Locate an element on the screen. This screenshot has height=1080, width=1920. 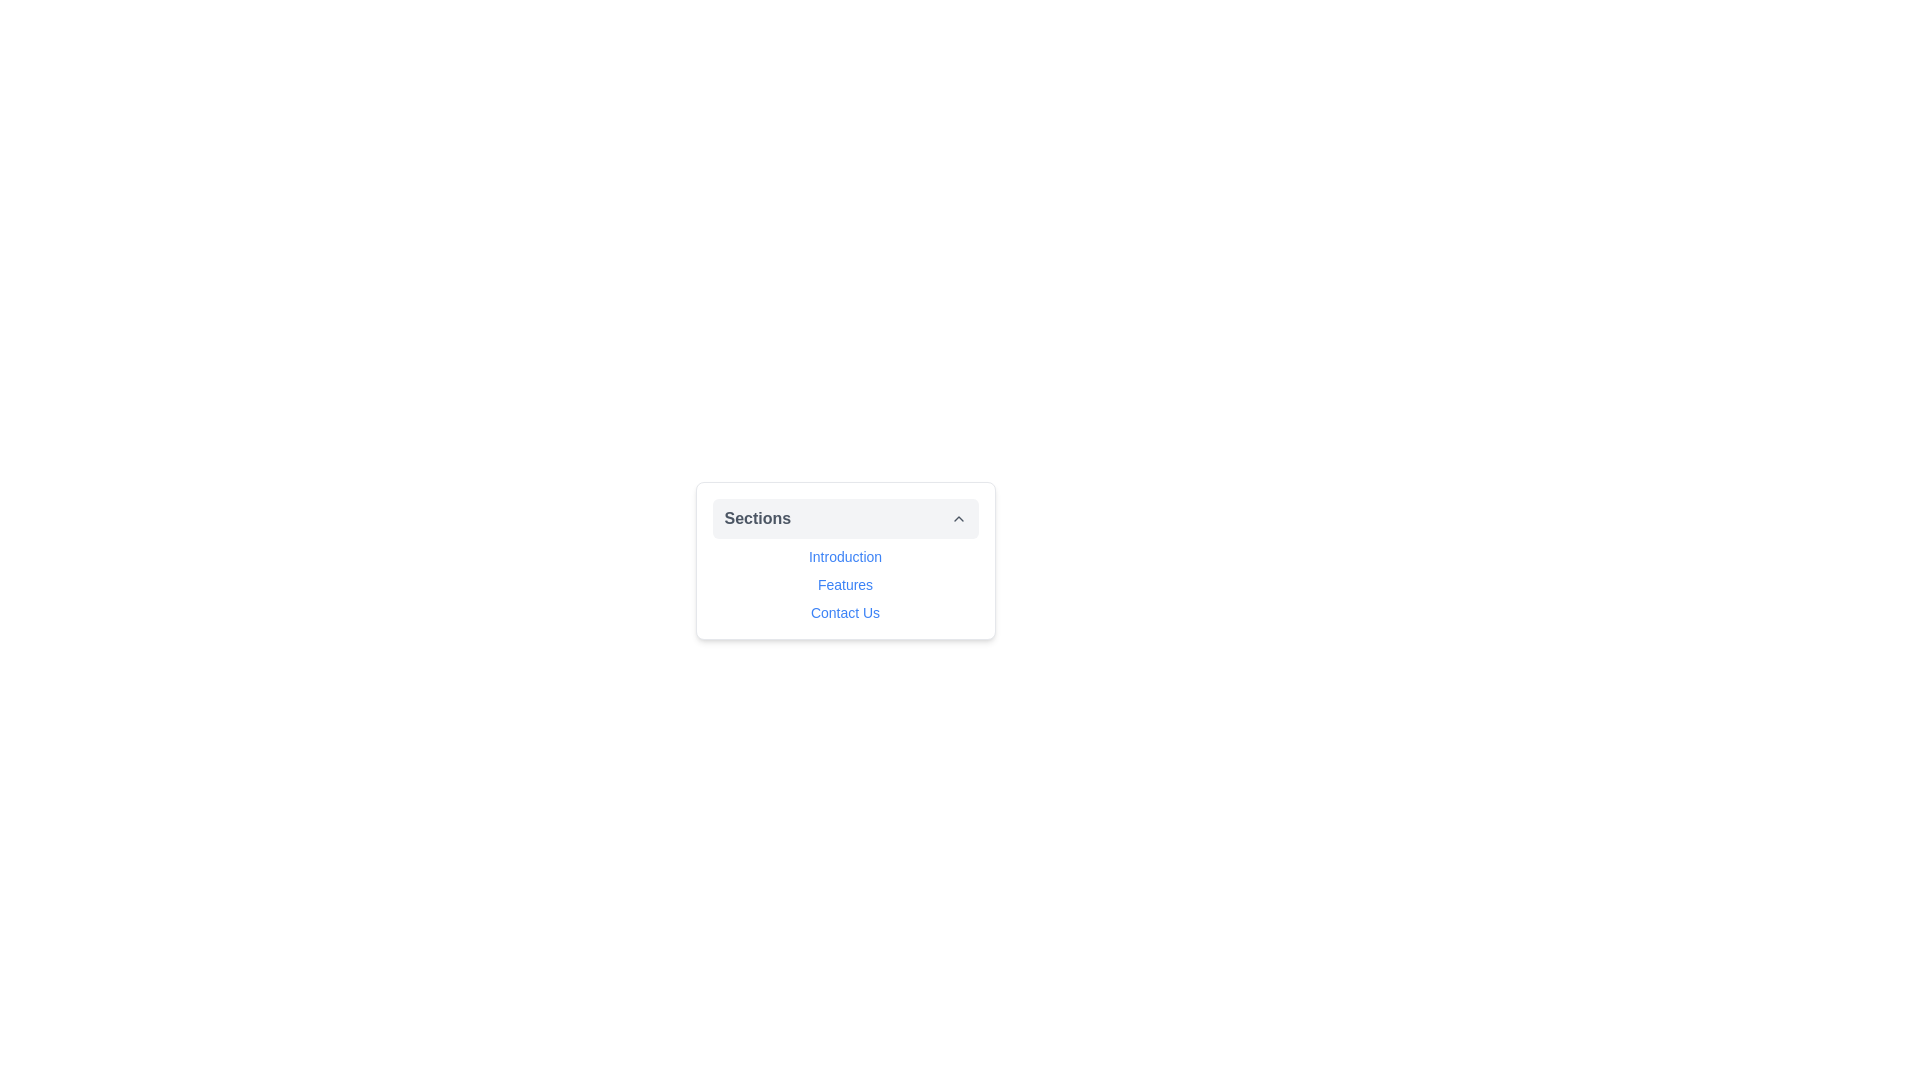
the 'Introduction' label element, which is the first item in a vertical list styled with a small font size, medium weight, and colored blue is located at coordinates (845, 556).